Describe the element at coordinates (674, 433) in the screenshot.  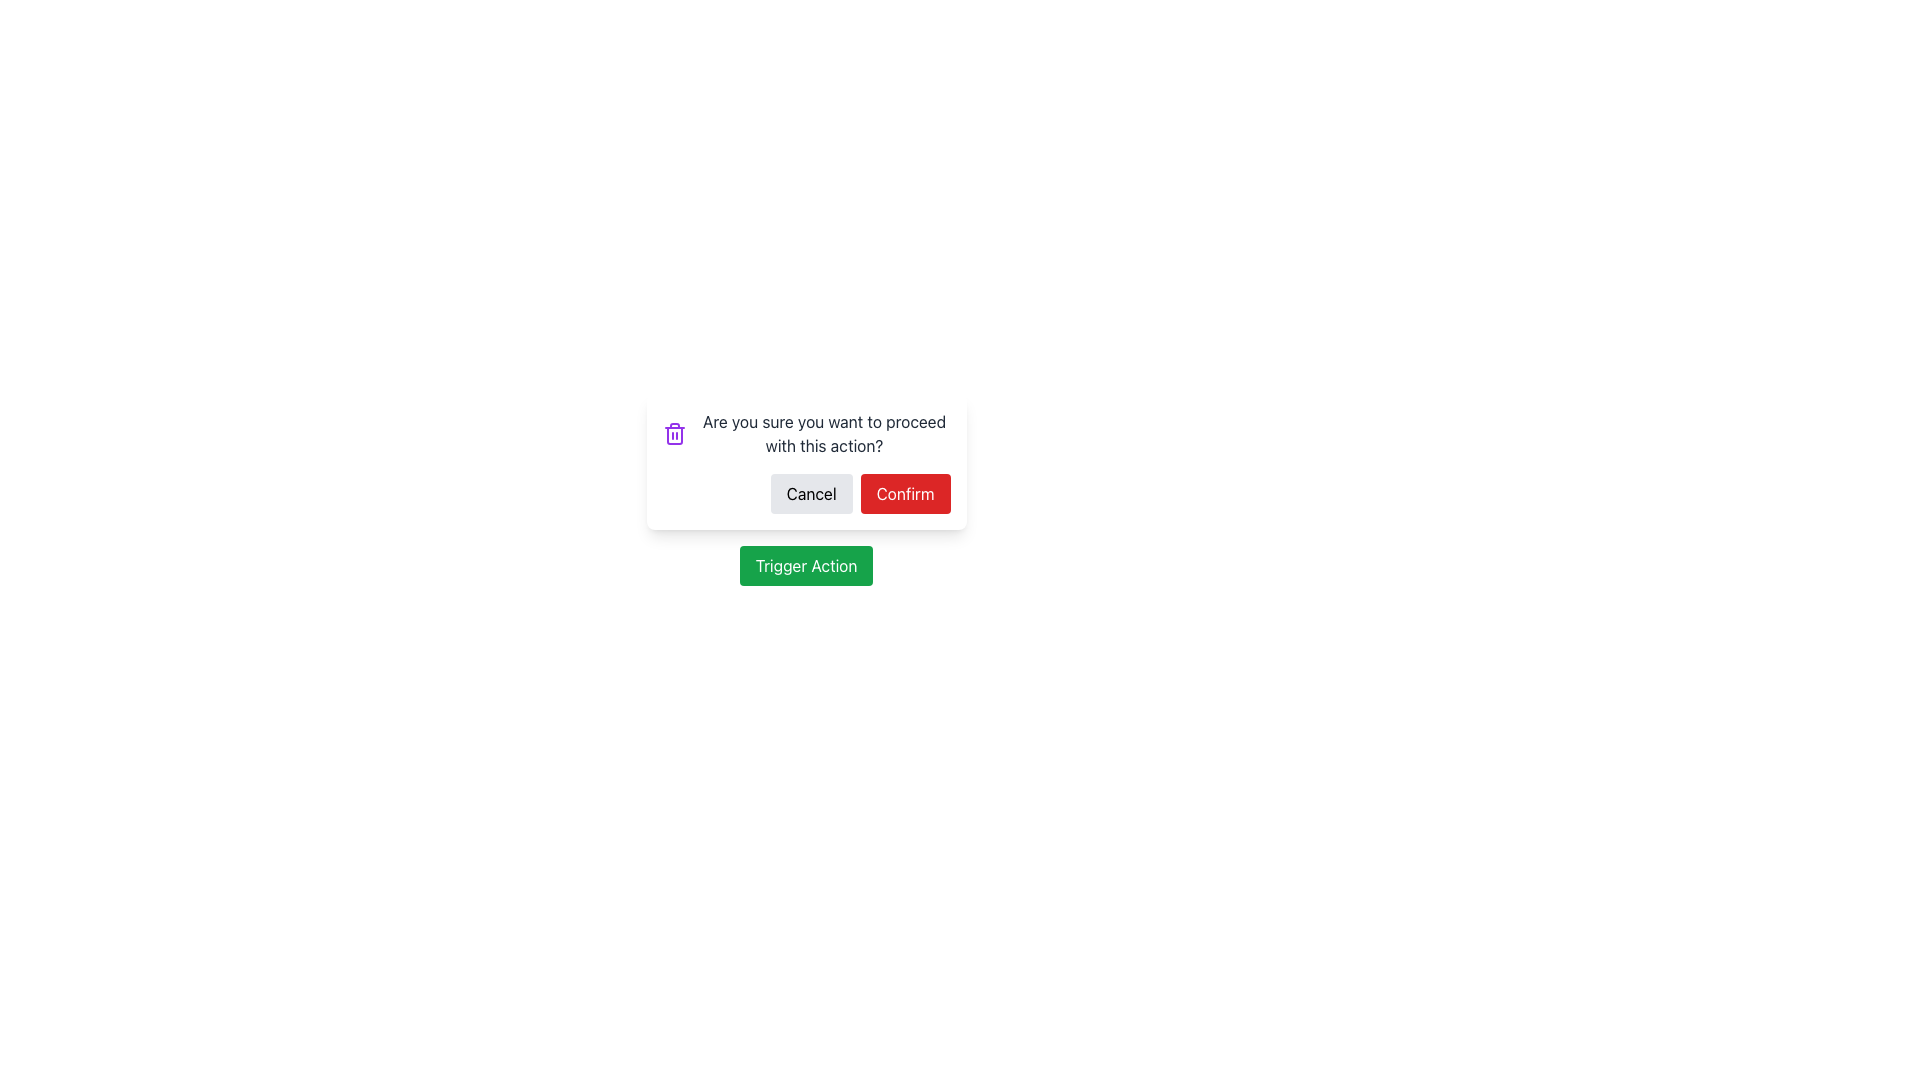
I see `the deletion icon located to the left of the text message 'Are you sure you want to proceed with this action?' in the dialog box` at that location.